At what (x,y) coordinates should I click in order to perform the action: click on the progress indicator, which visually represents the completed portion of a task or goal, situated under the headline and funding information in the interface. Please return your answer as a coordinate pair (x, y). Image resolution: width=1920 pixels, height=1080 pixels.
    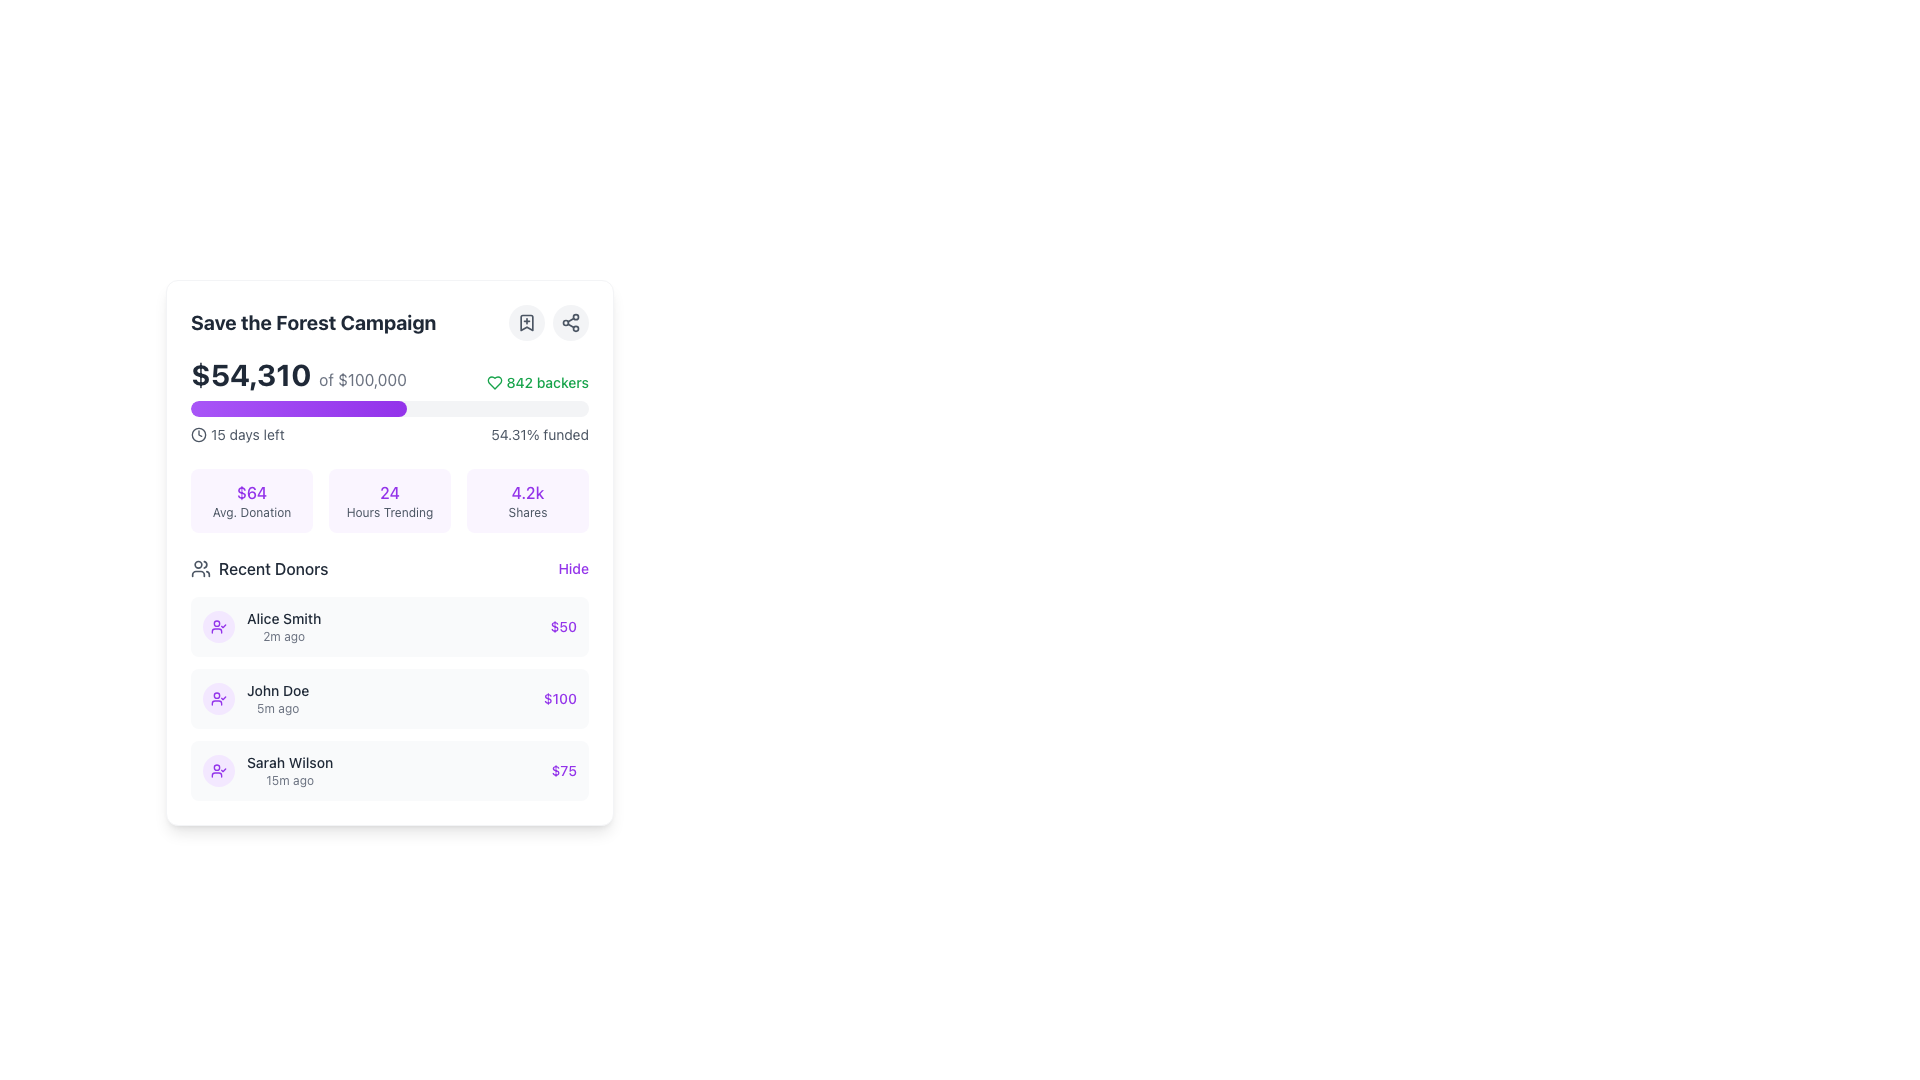
    Looking at the image, I should click on (298, 407).